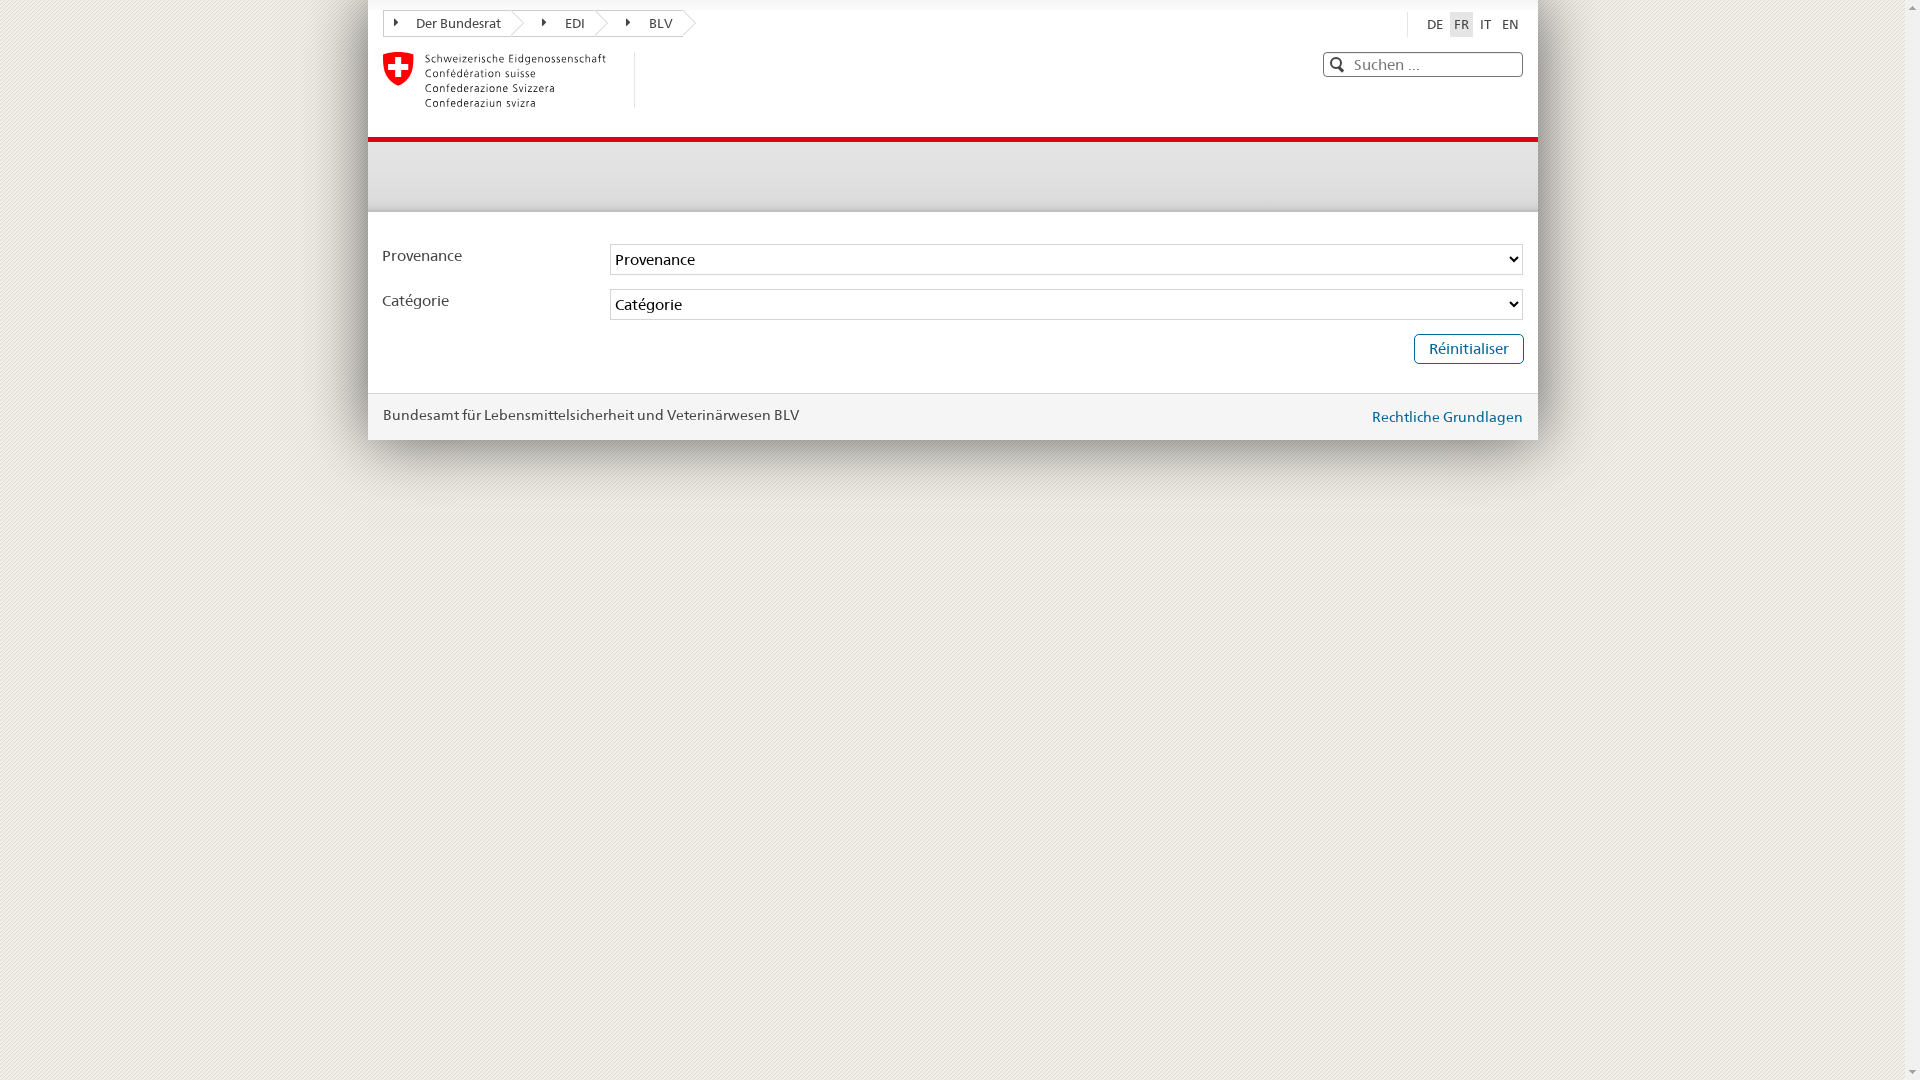 Image resolution: width=1920 pixels, height=1080 pixels. I want to click on 'BLV', so click(637, 23).